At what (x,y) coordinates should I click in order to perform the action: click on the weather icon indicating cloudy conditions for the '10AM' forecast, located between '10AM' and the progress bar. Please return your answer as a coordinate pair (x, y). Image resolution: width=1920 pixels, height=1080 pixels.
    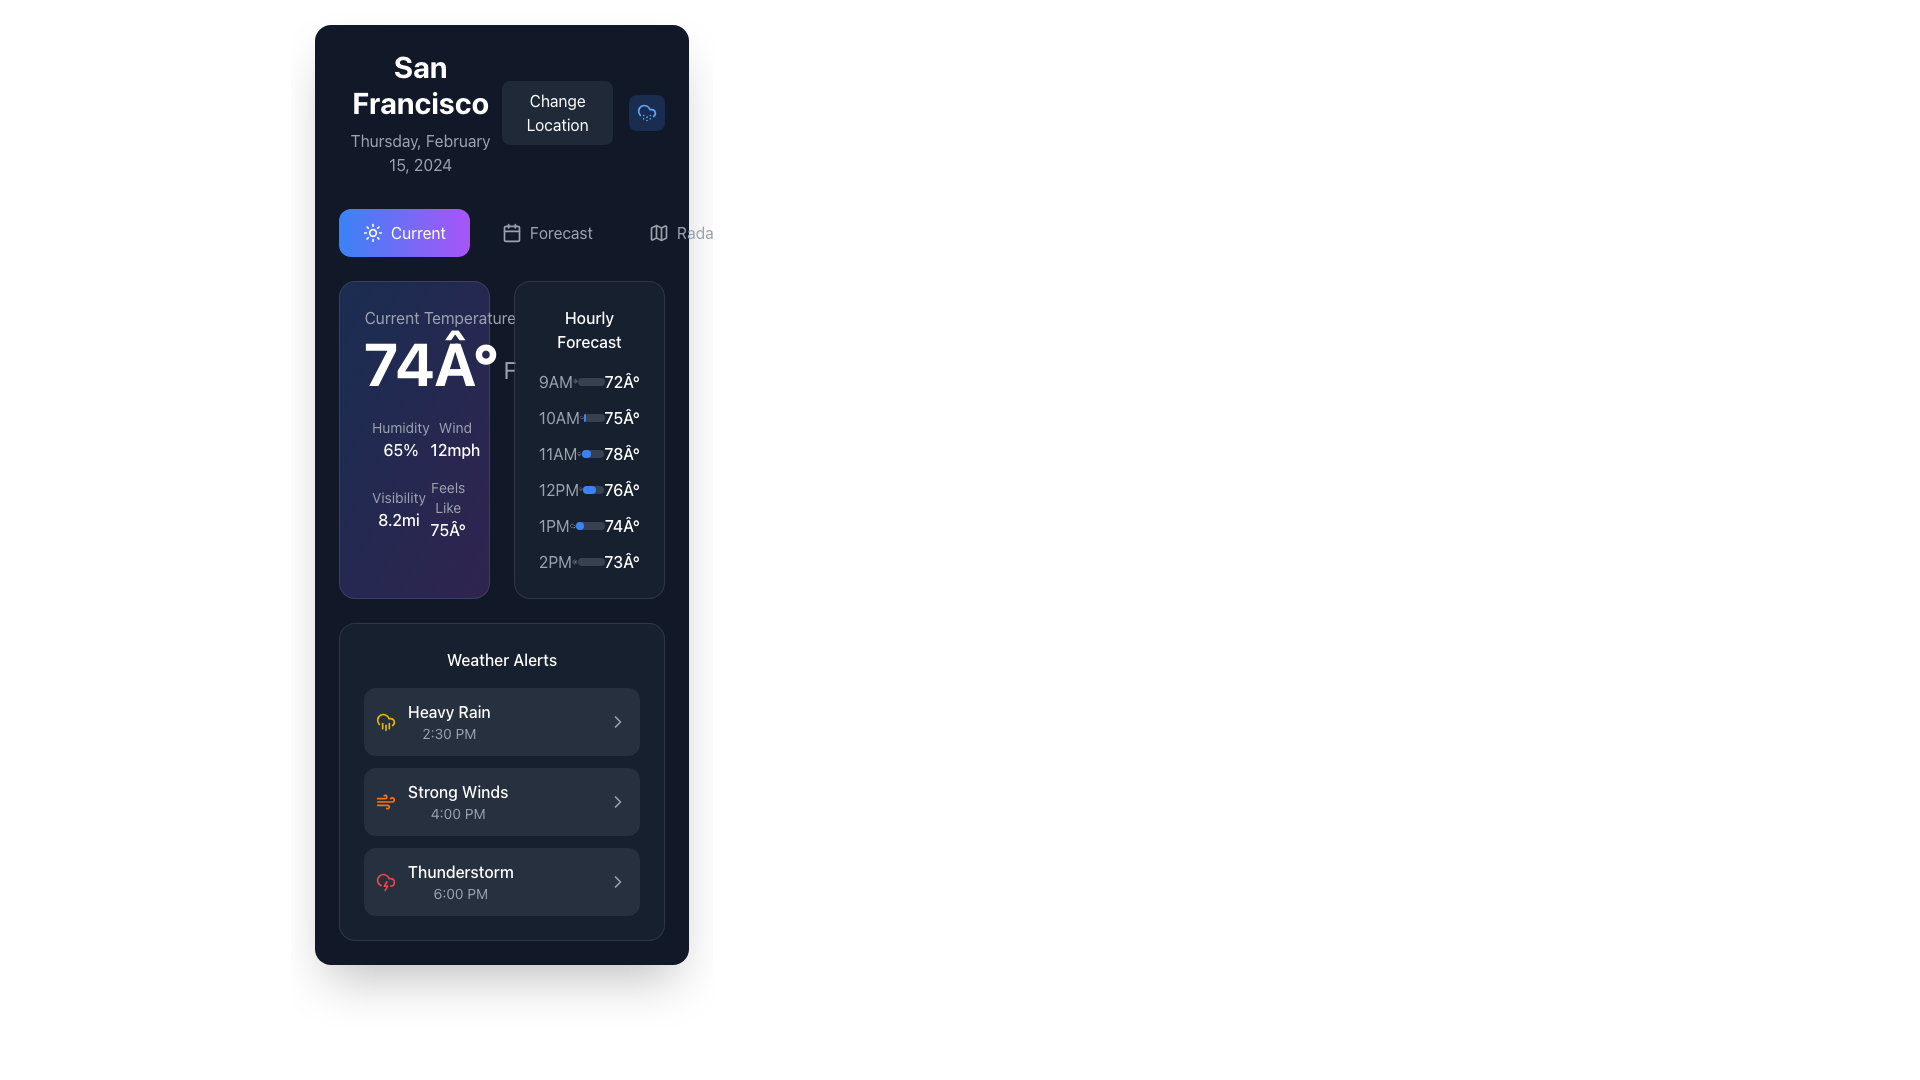
    Looking at the image, I should click on (580, 416).